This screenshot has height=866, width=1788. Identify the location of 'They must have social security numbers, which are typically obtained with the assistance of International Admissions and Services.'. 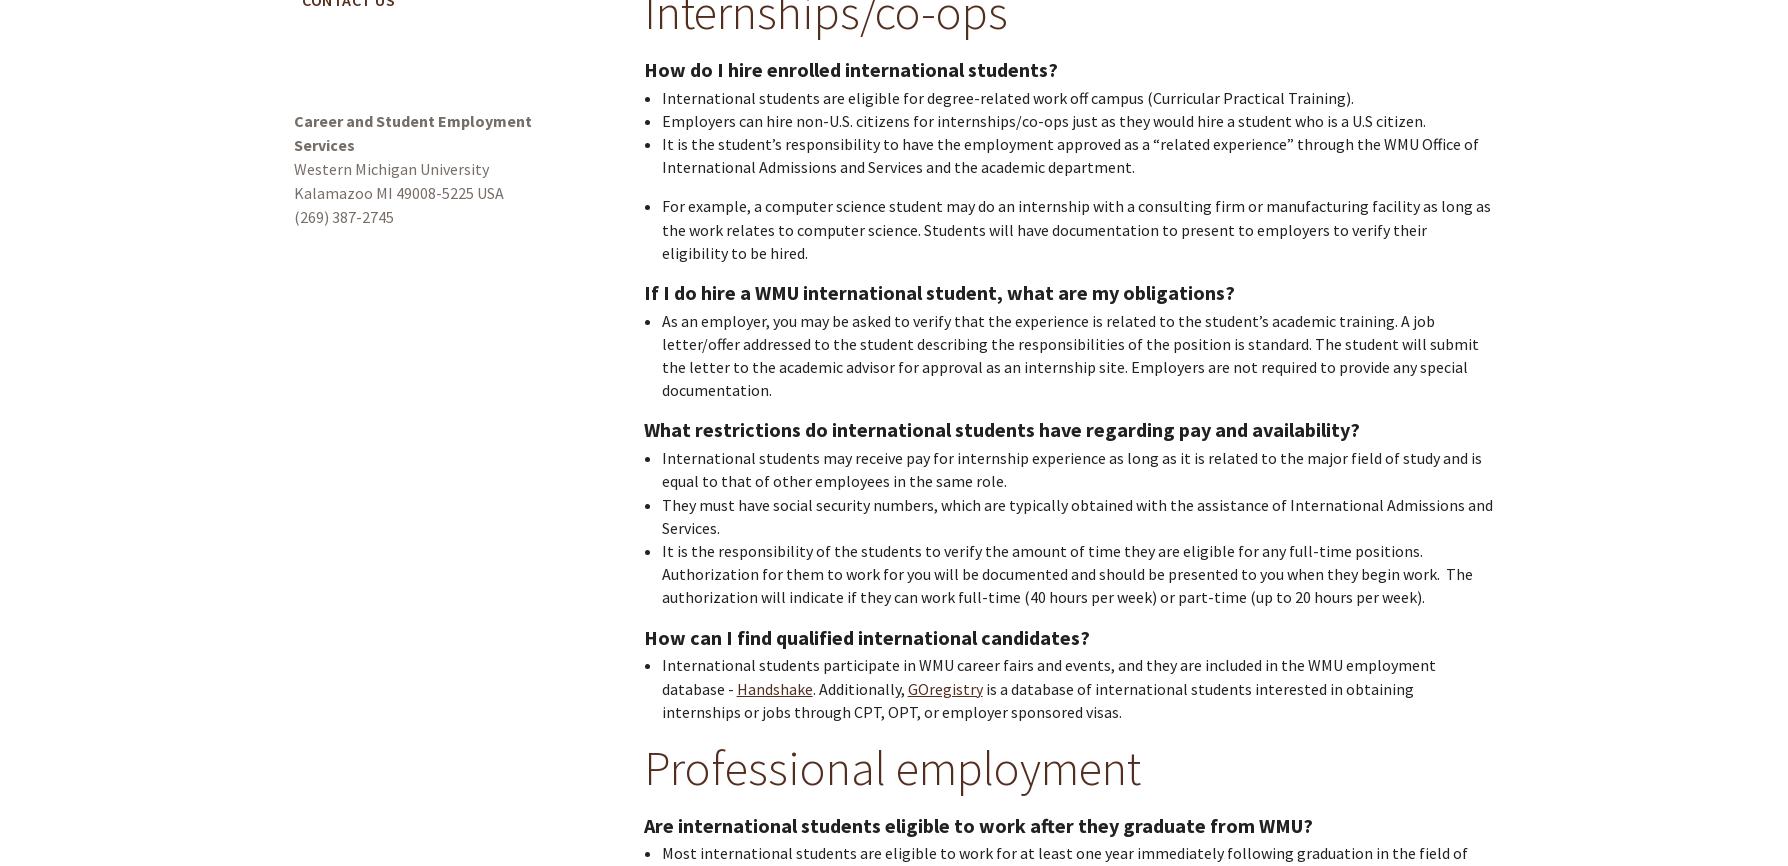
(661, 515).